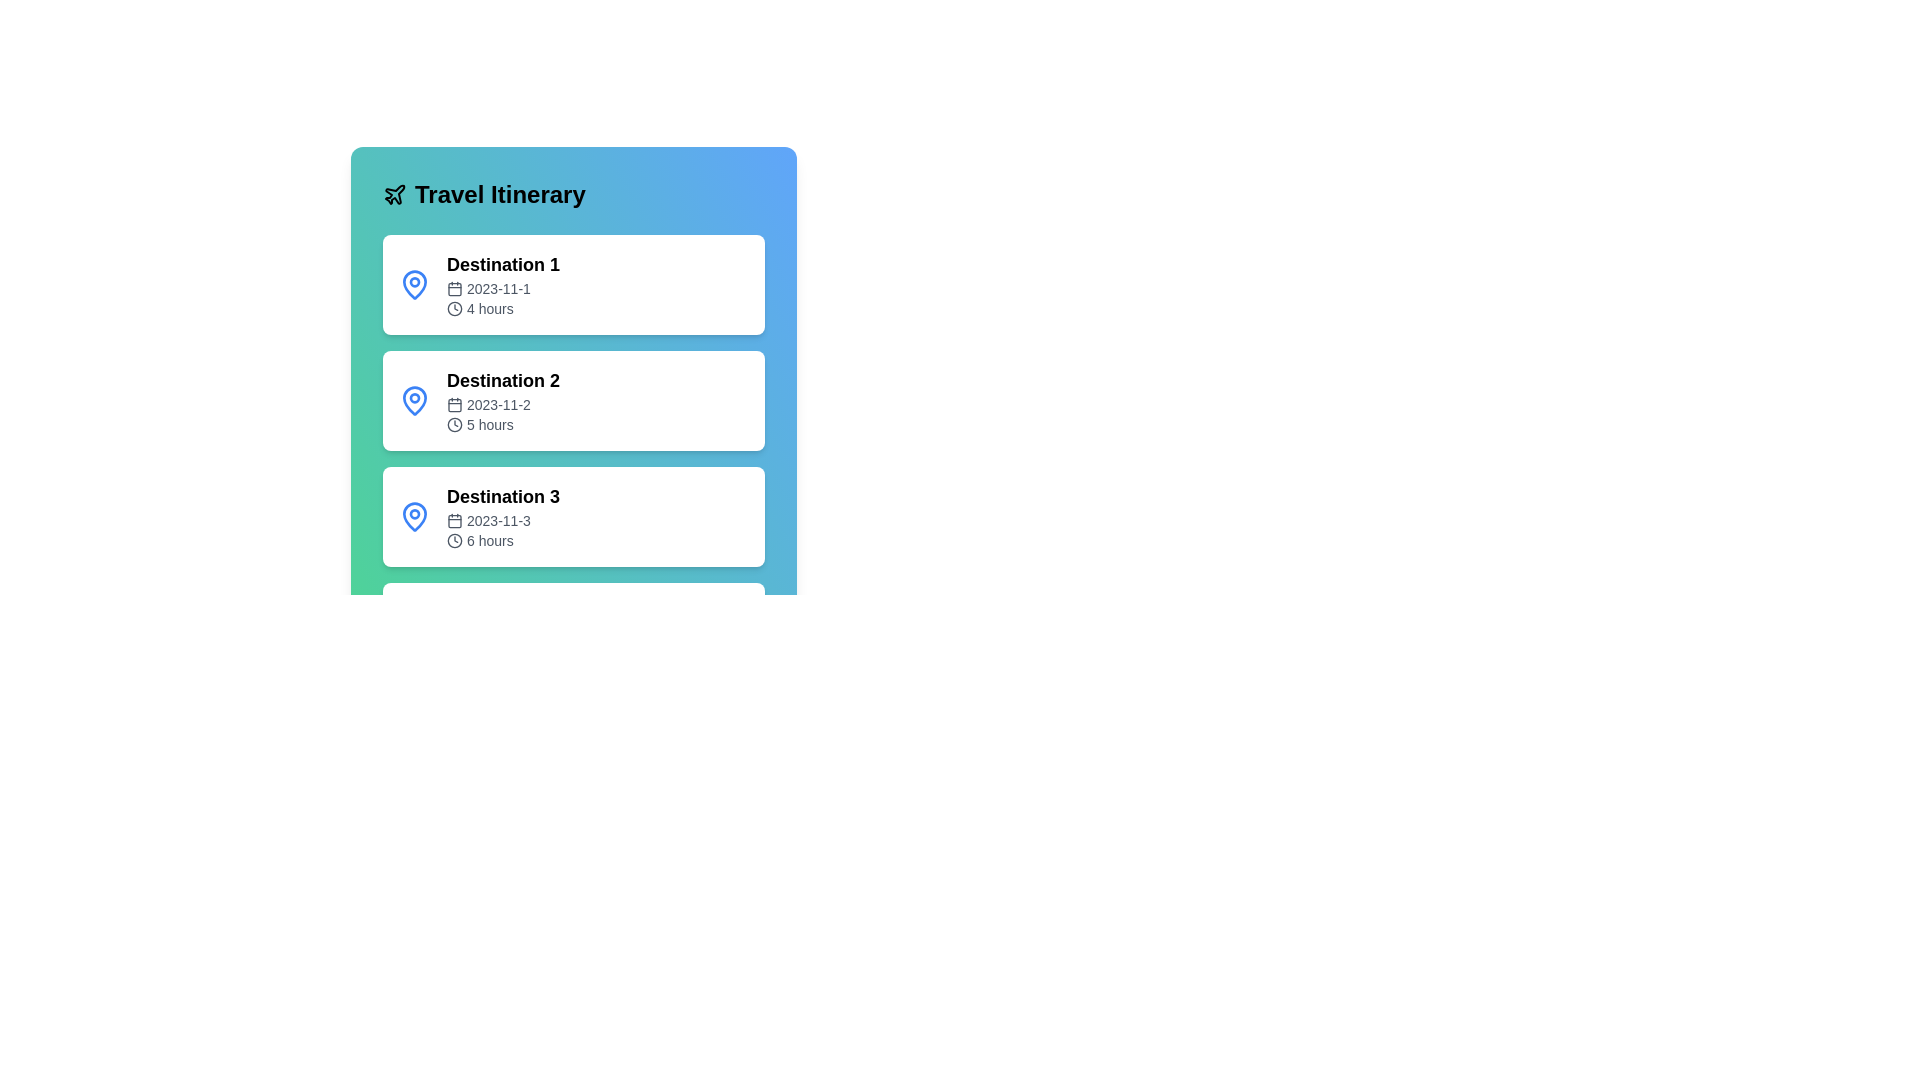 Image resolution: width=1920 pixels, height=1080 pixels. I want to click on the decorative circle element within the clock icon located in the bottom-right corner of the 'Destination 2' entry box, positioned below the 'Destination 2' header text and calendar icon, so click(454, 423).